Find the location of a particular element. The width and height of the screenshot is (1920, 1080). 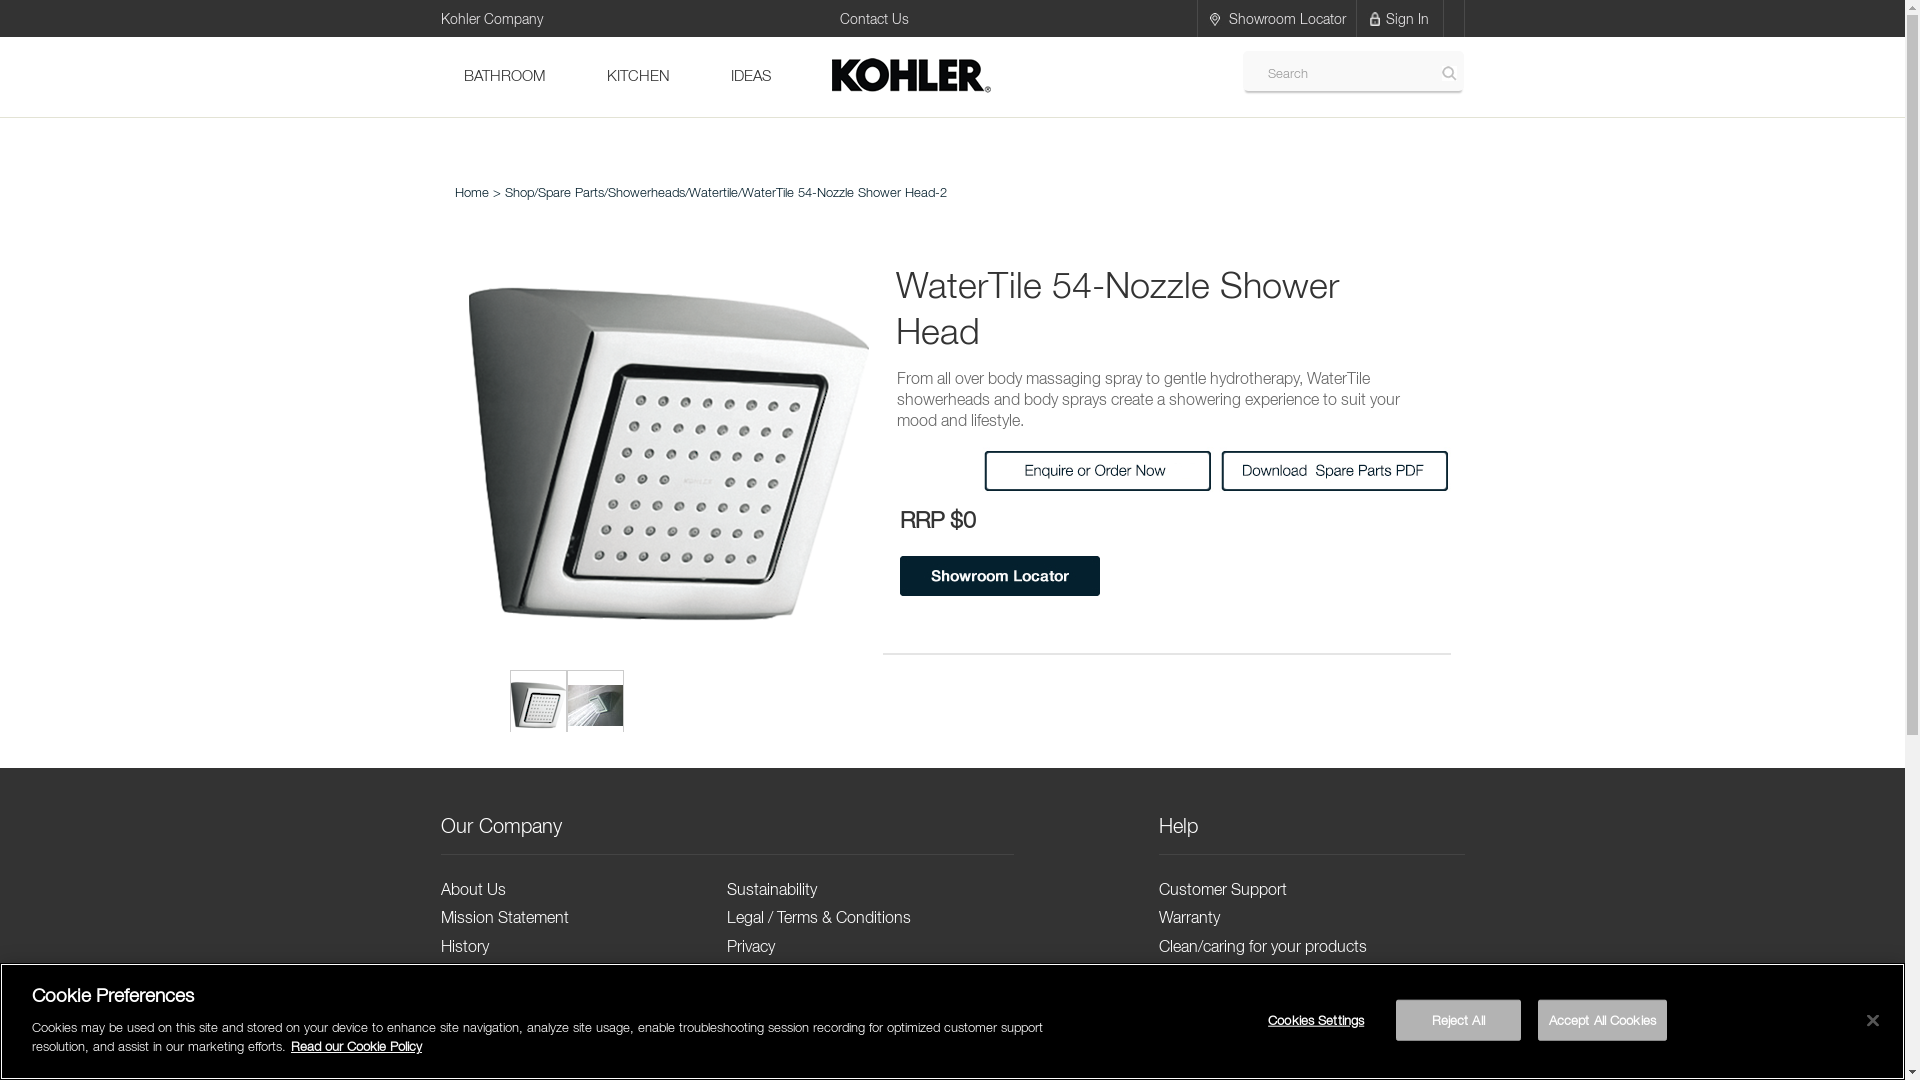

'Privacy' is located at coordinates (749, 945).